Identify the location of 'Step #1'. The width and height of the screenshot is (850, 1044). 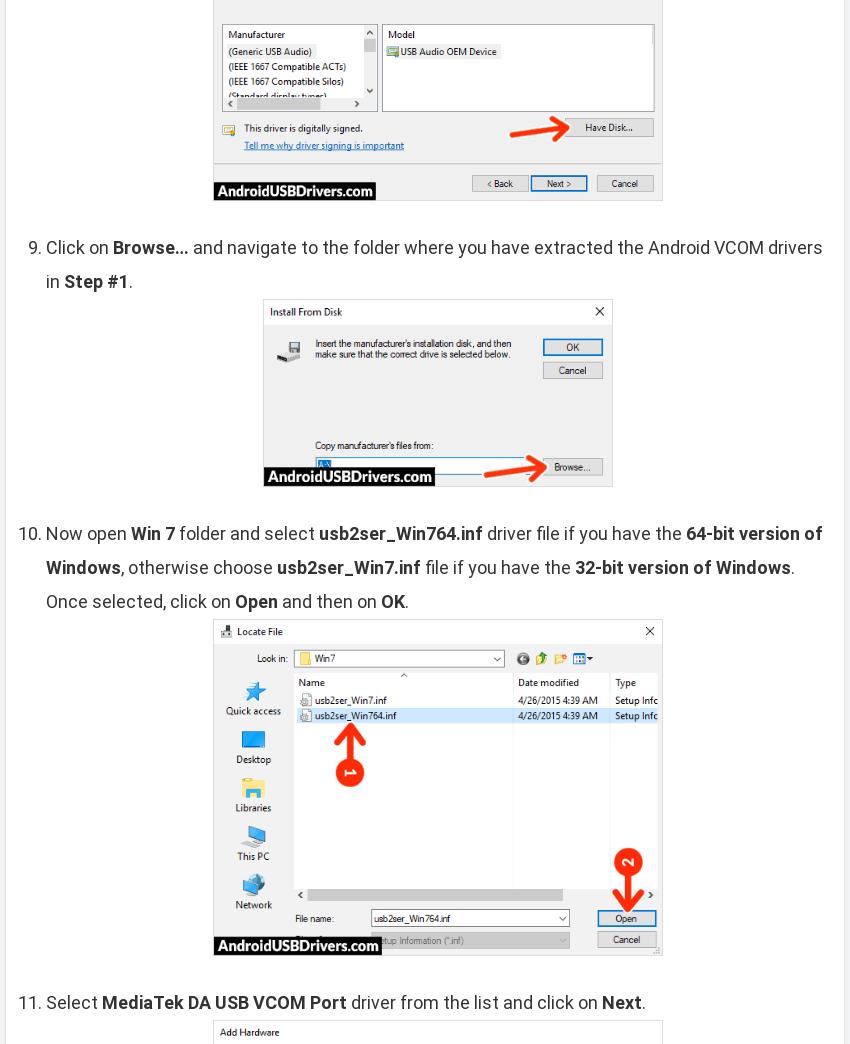
(95, 279).